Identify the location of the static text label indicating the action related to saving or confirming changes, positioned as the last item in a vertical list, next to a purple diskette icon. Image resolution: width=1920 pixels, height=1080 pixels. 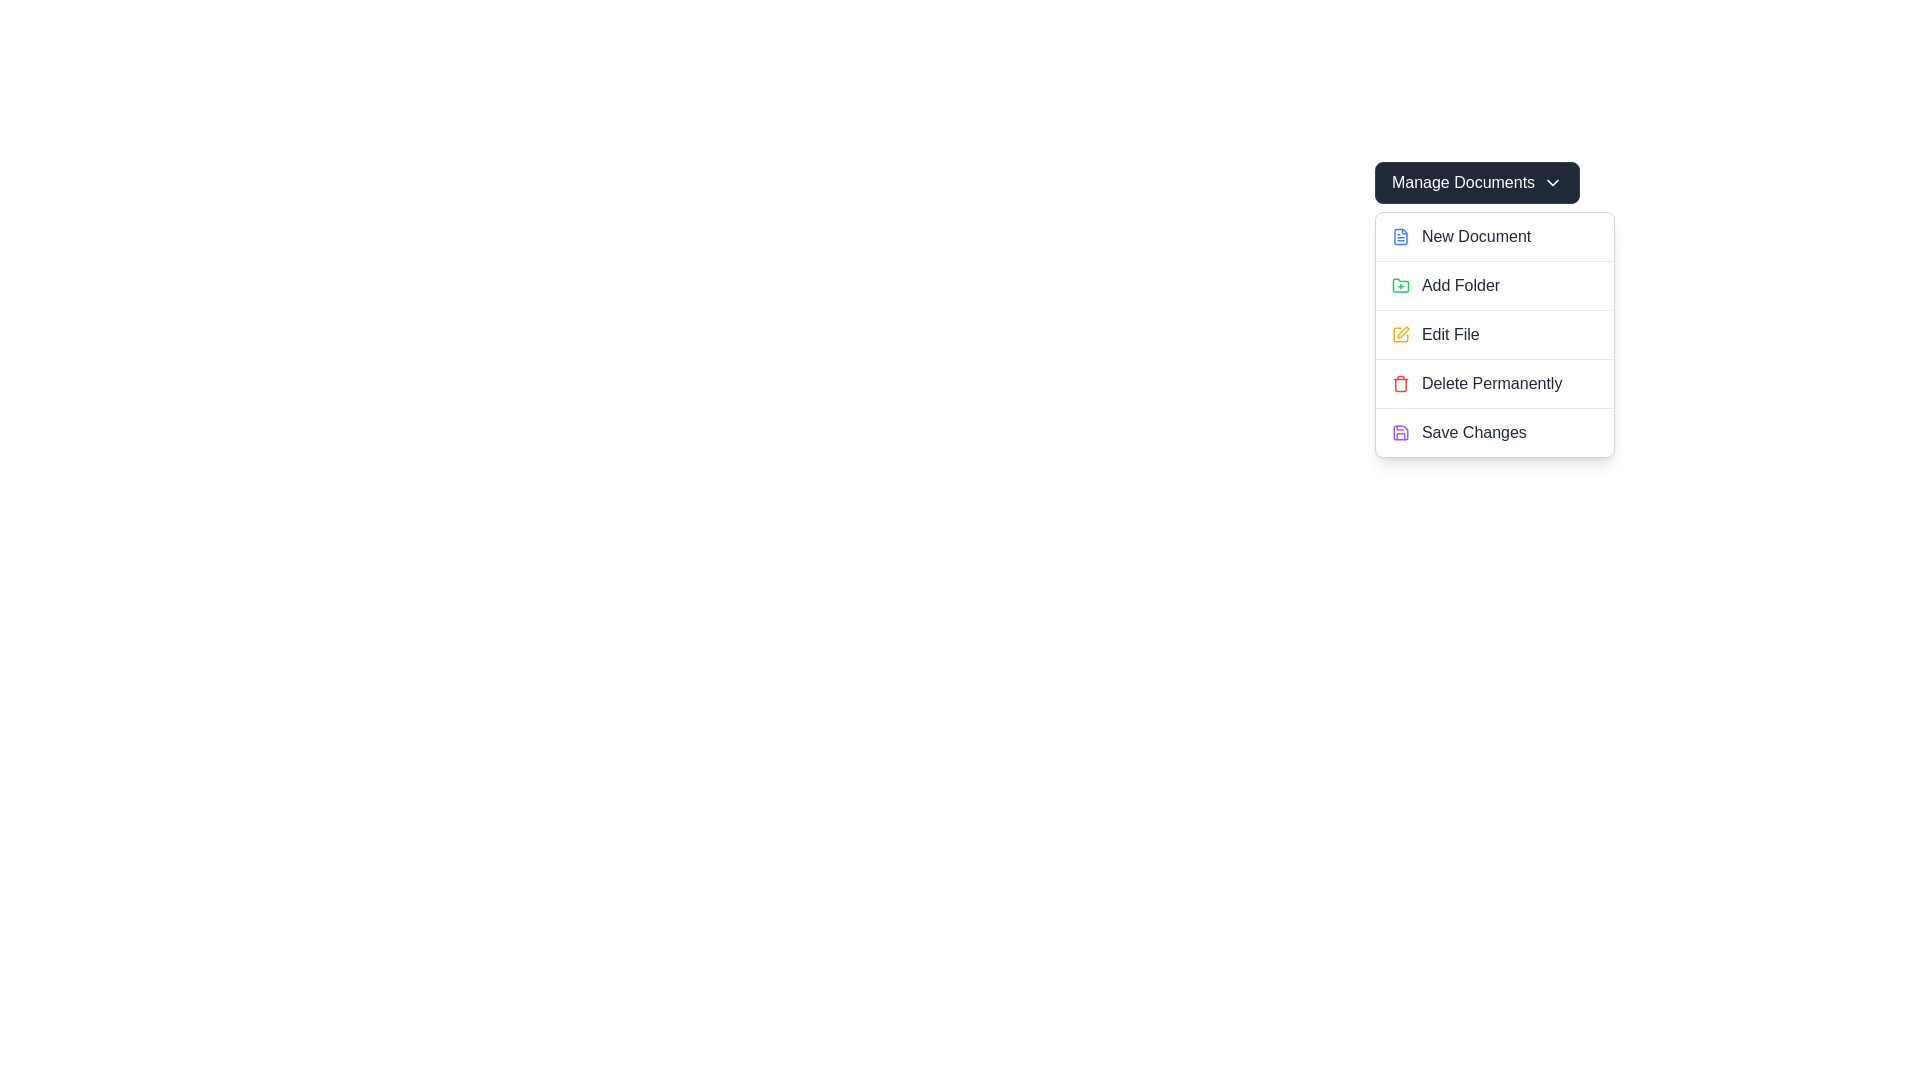
(1474, 431).